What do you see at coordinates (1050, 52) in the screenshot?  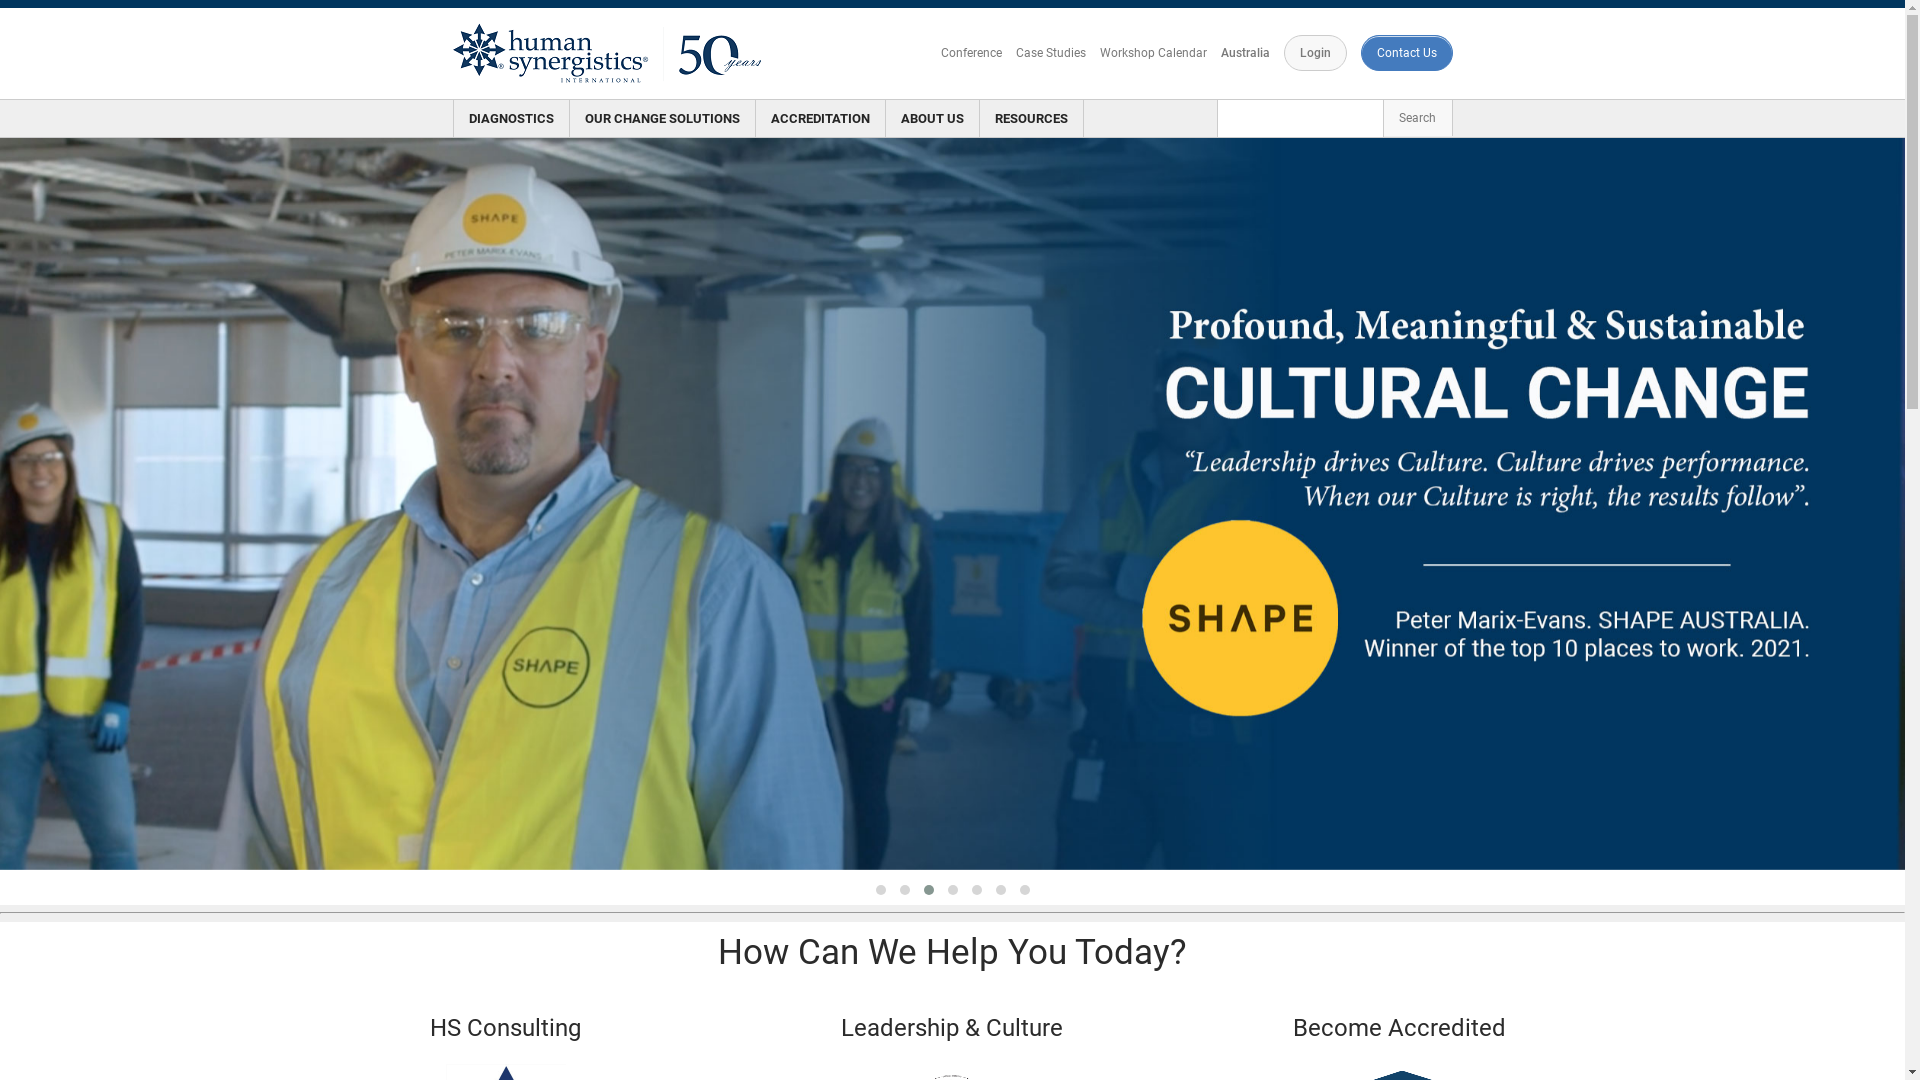 I see `'Case Studies'` at bounding box center [1050, 52].